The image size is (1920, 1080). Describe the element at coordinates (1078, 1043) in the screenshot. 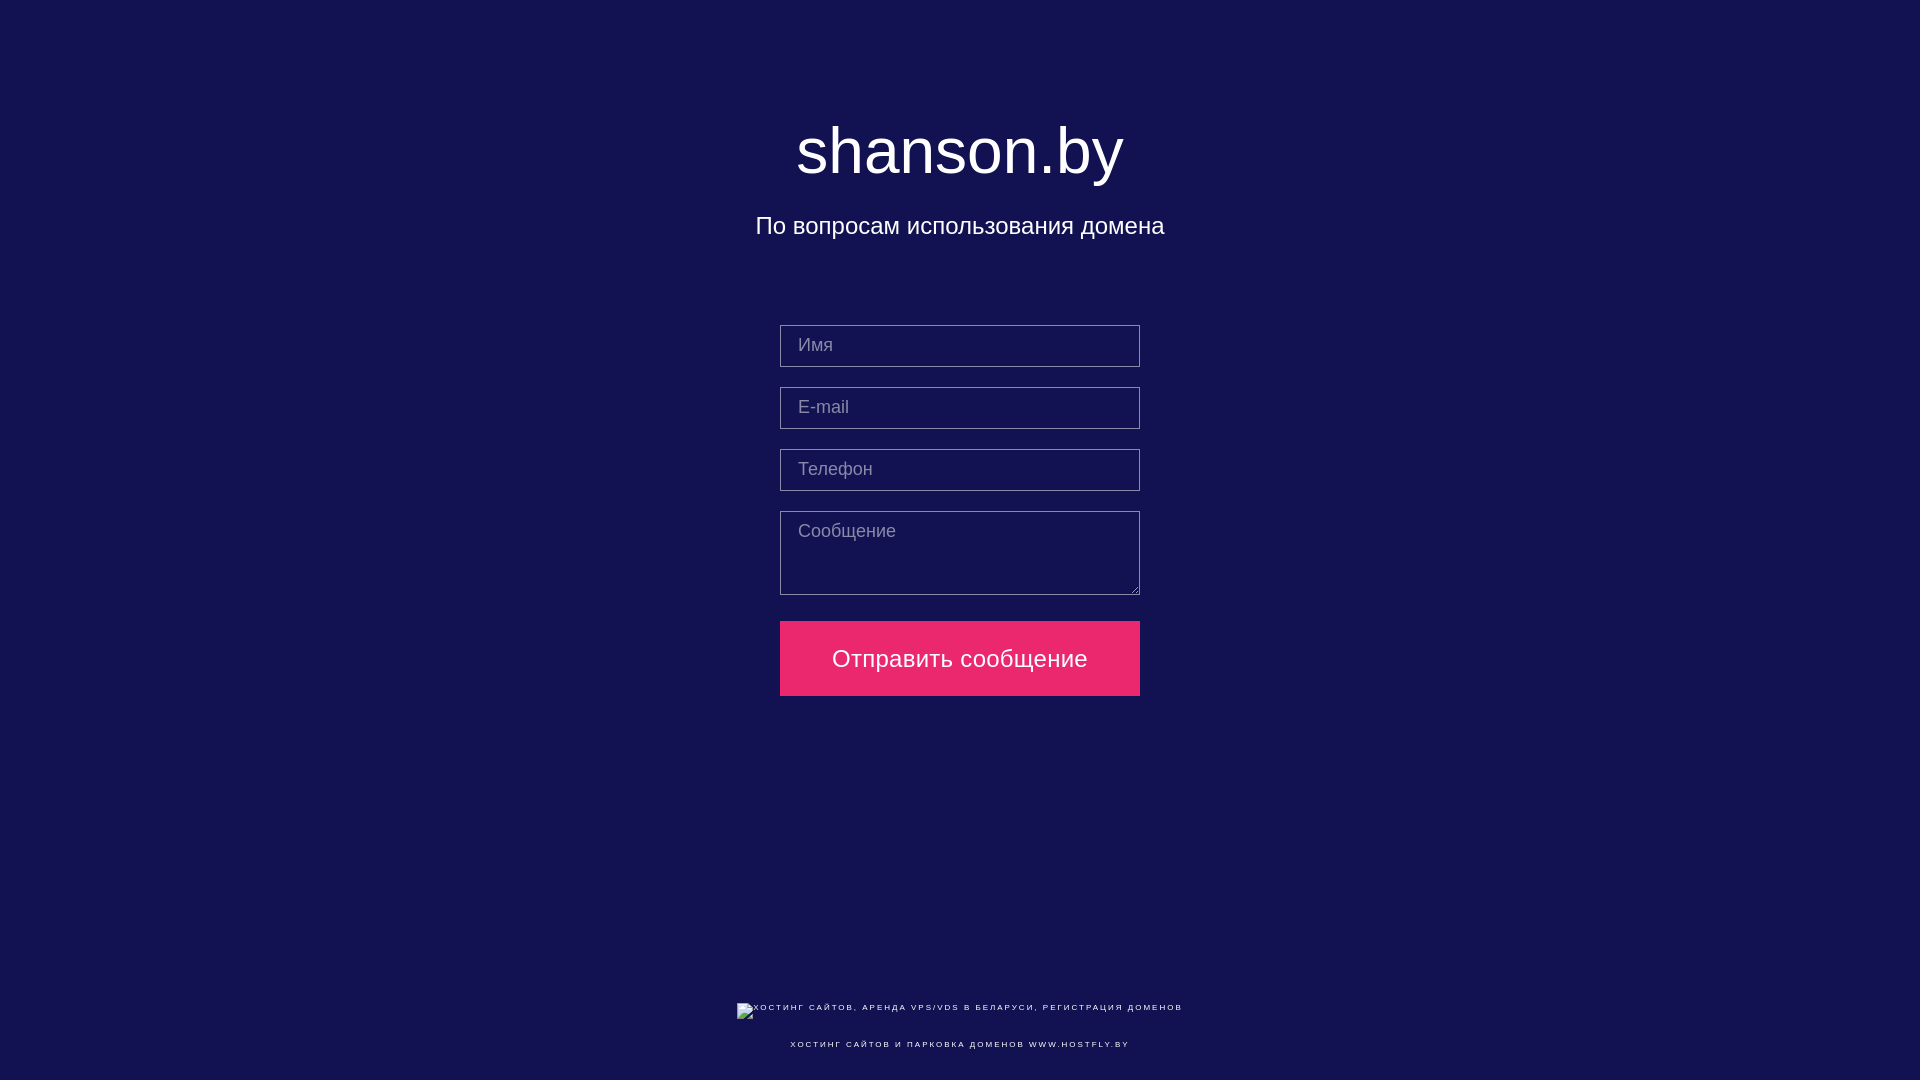

I see `'WWW.HOSTFLY.BY'` at that location.